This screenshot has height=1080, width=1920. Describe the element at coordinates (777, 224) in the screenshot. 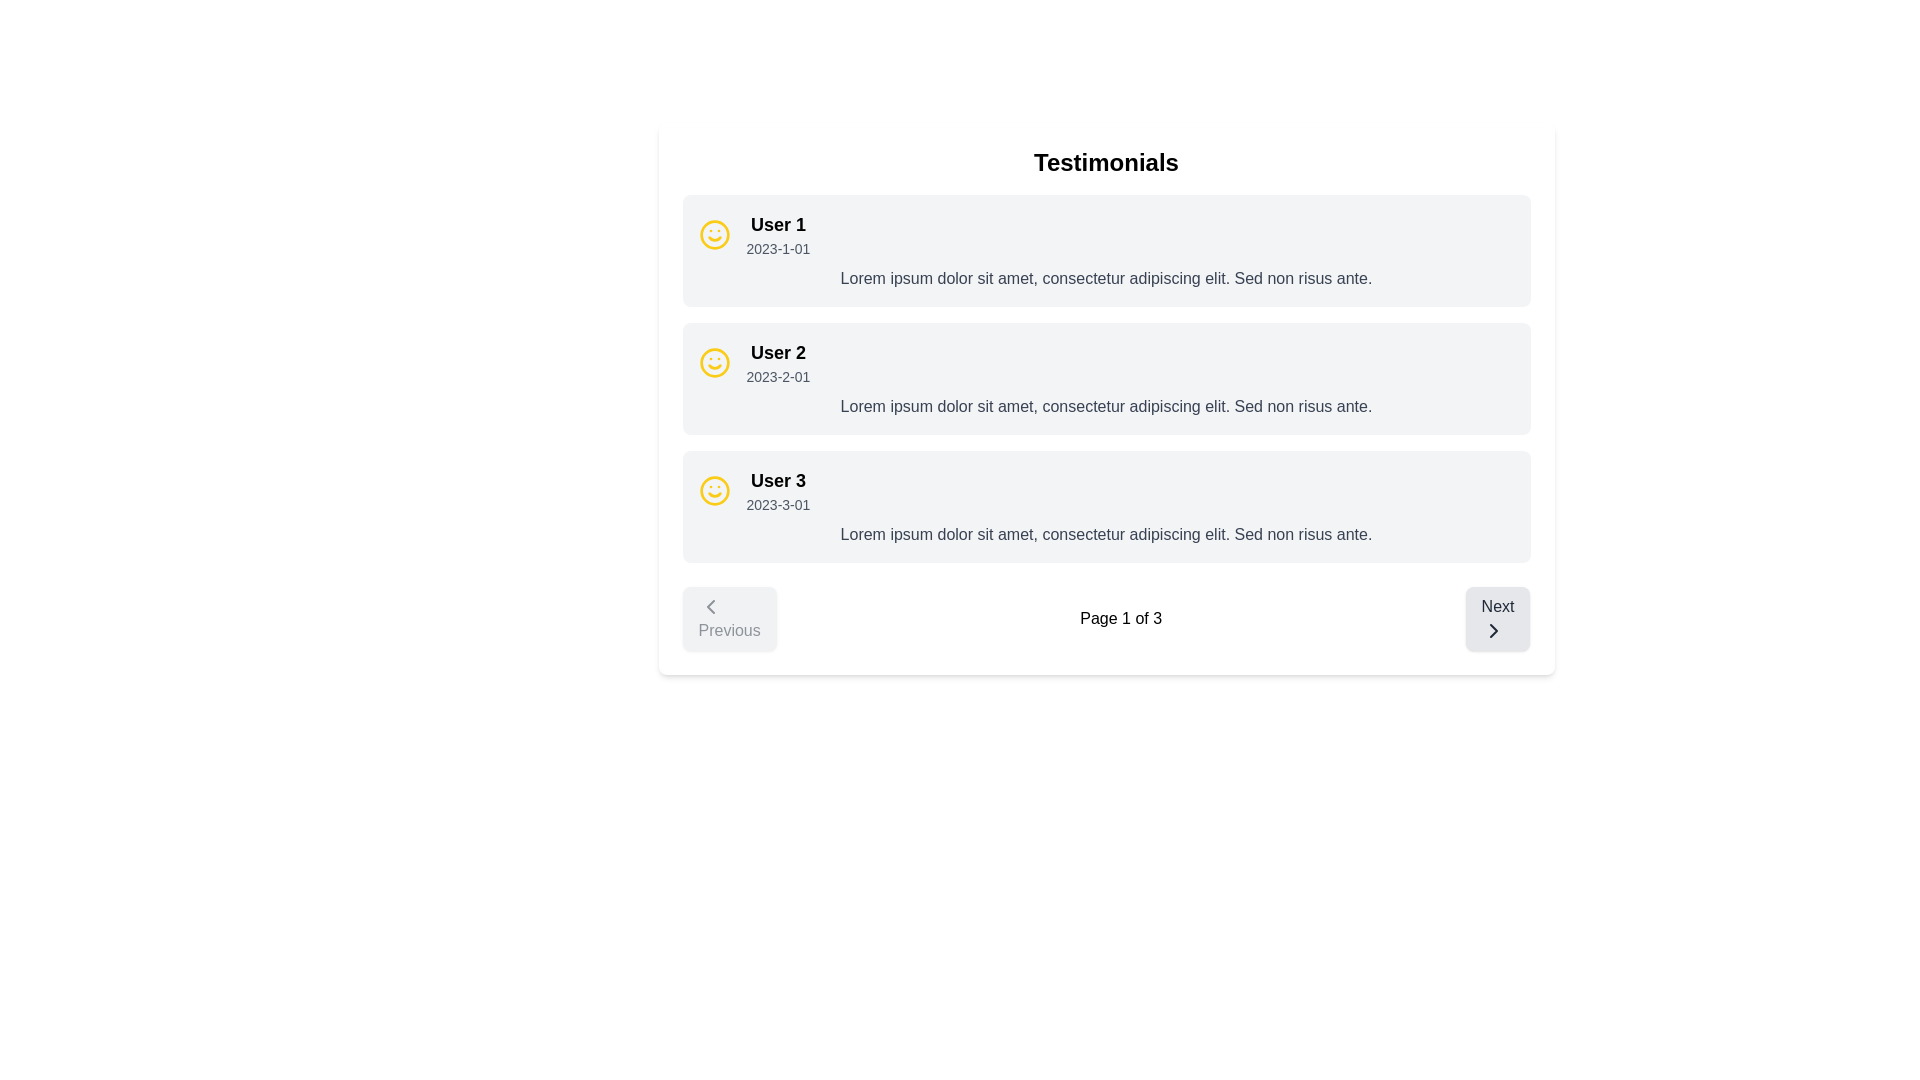

I see `the 'User 1' text label, which is displayed in a larger font size and bold style at the top-left corner of its user information block` at that location.